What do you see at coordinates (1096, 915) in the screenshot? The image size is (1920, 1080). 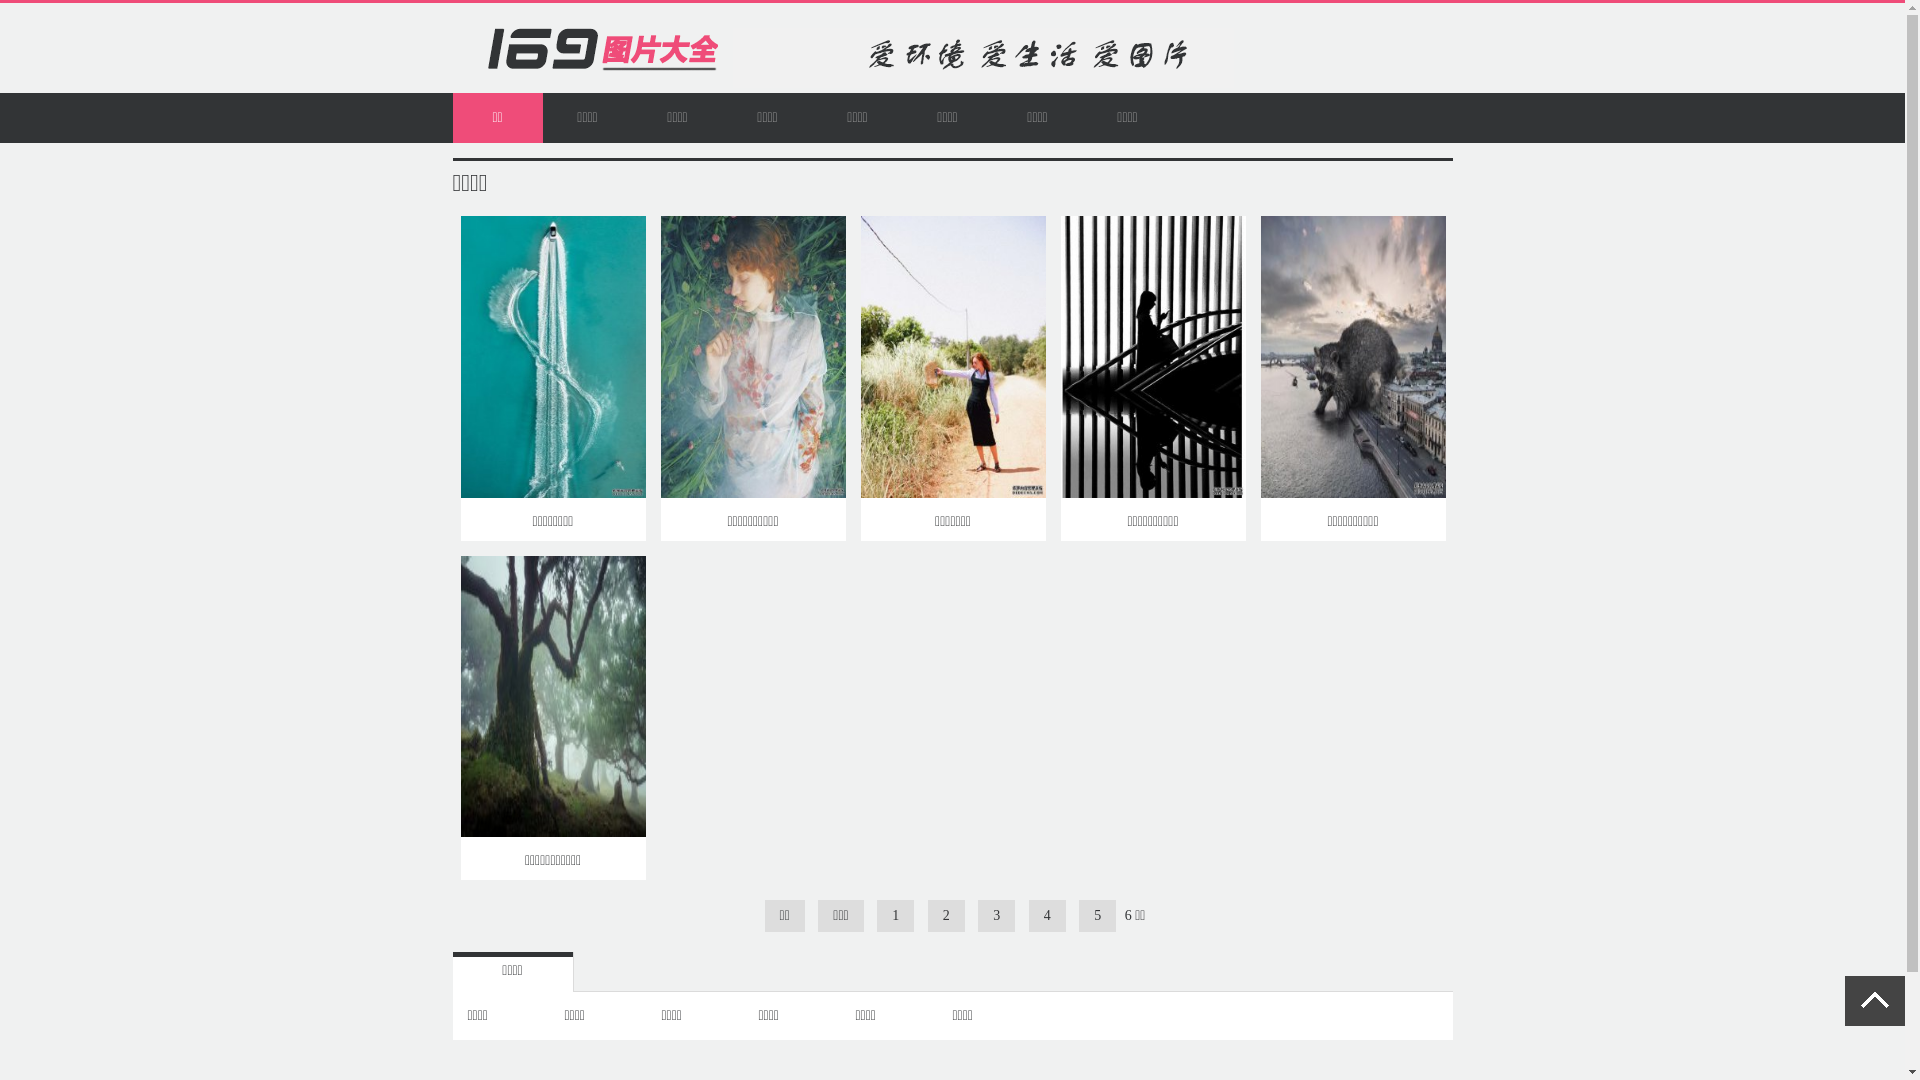 I see `'5'` at bounding box center [1096, 915].